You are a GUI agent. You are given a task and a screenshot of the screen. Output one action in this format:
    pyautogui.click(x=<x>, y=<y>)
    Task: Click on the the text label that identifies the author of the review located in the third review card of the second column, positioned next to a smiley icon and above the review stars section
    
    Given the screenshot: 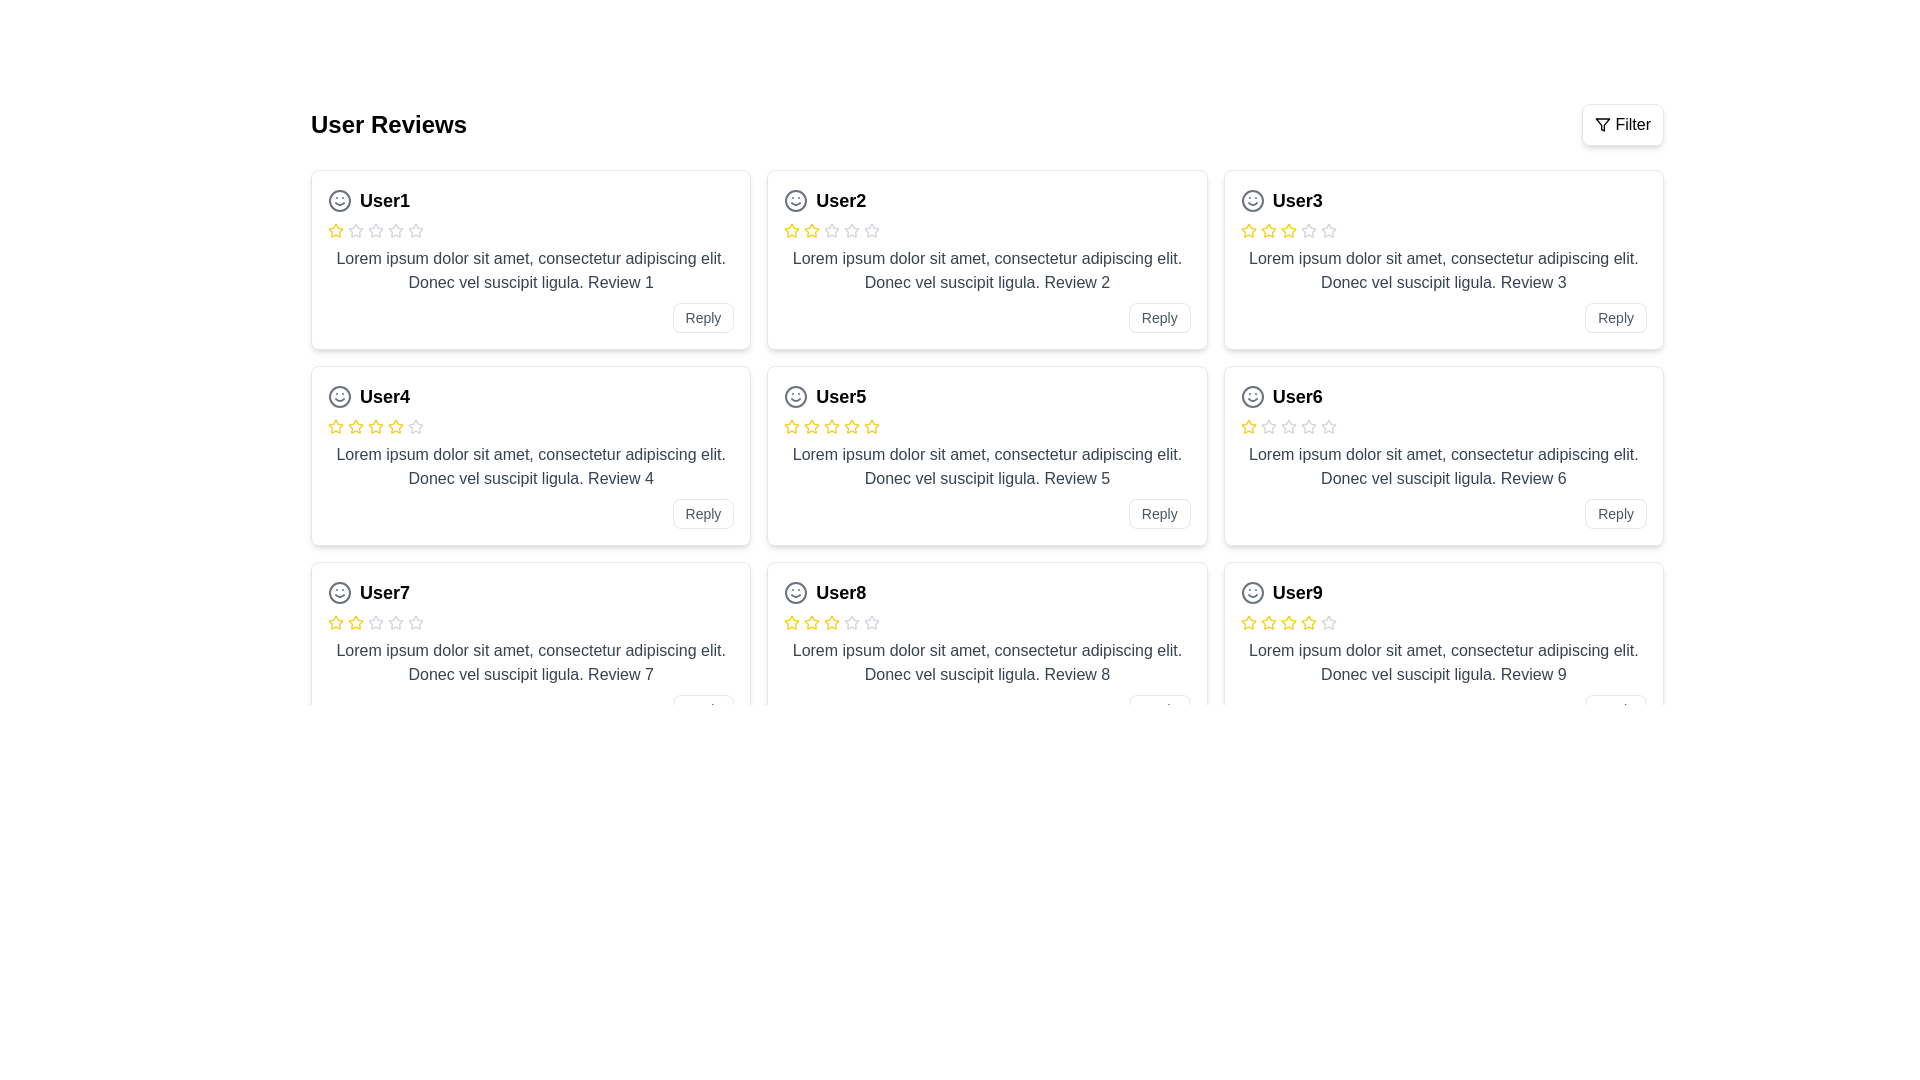 What is the action you would take?
    pyautogui.click(x=1297, y=200)
    